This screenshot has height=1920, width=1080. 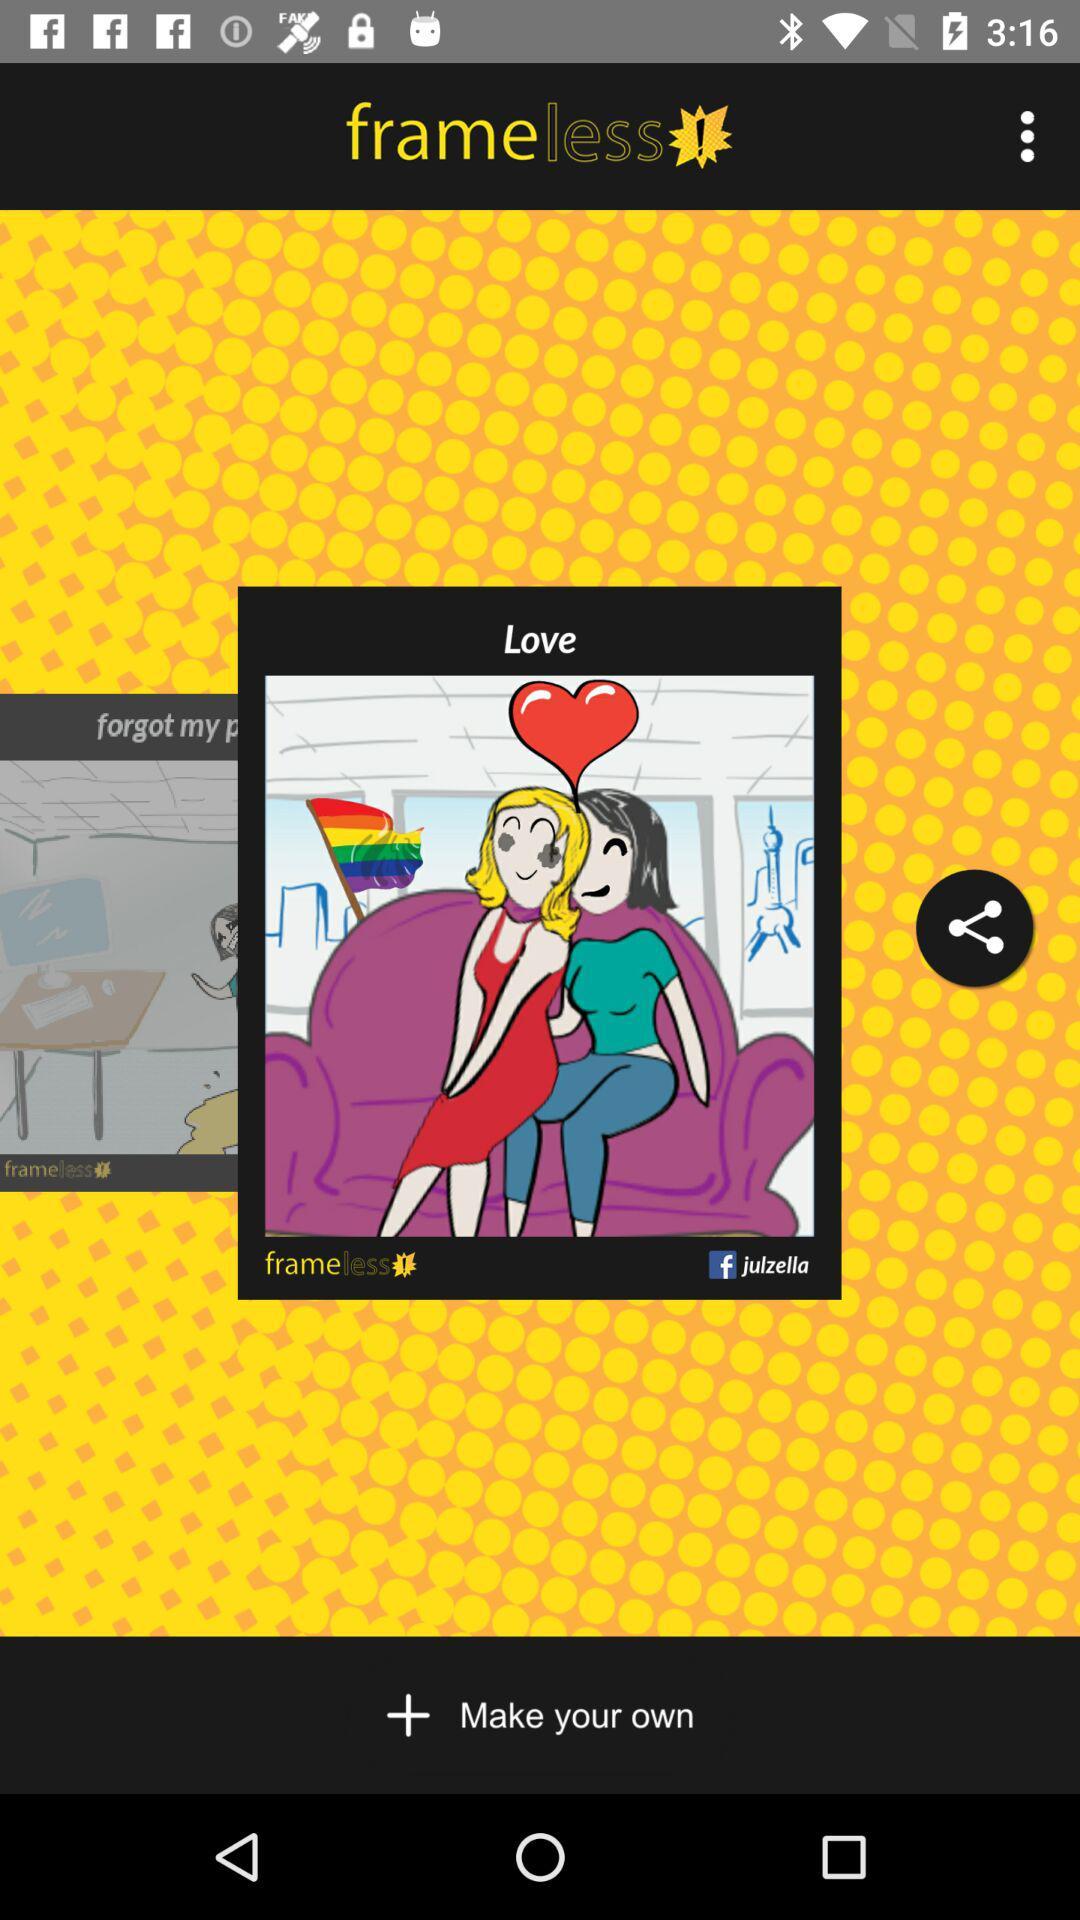 I want to click on see more options, so click(x=1027, y=135).